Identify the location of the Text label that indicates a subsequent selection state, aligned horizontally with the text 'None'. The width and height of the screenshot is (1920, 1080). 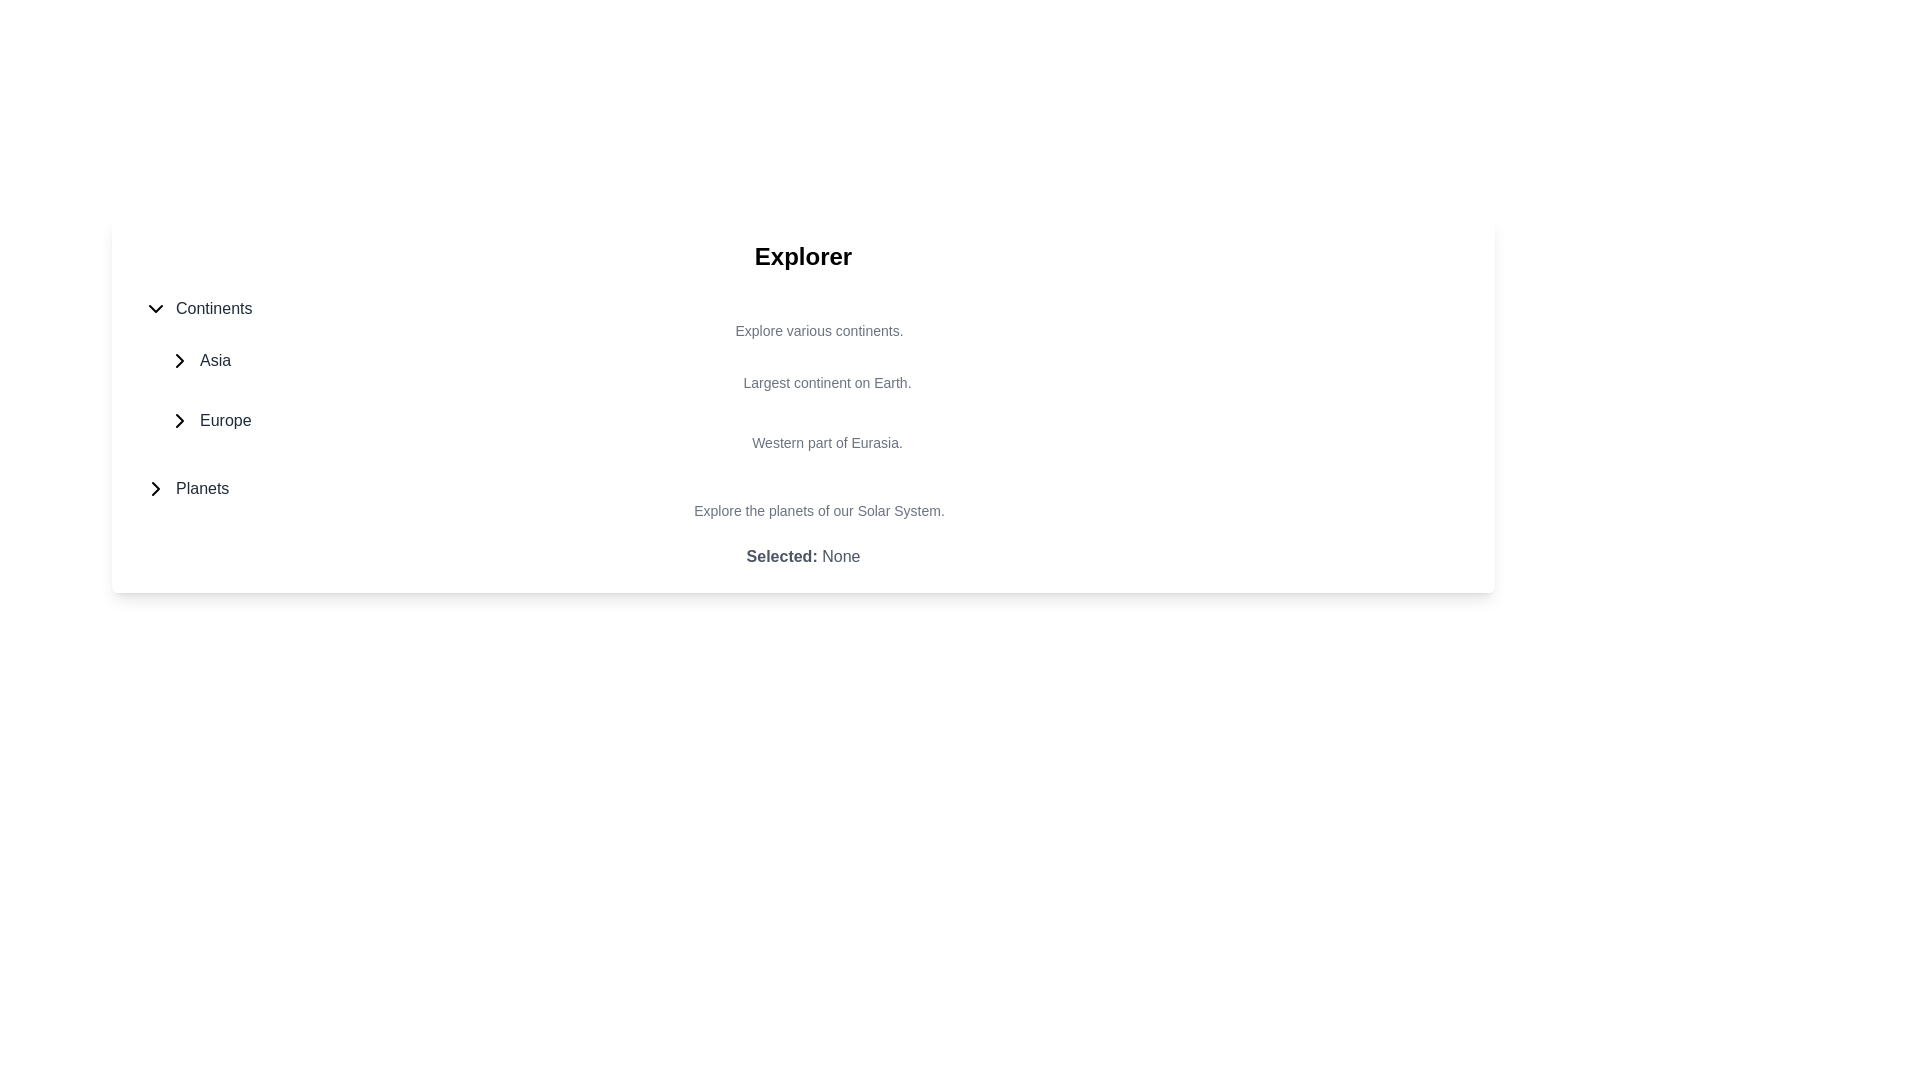
(781, 556).